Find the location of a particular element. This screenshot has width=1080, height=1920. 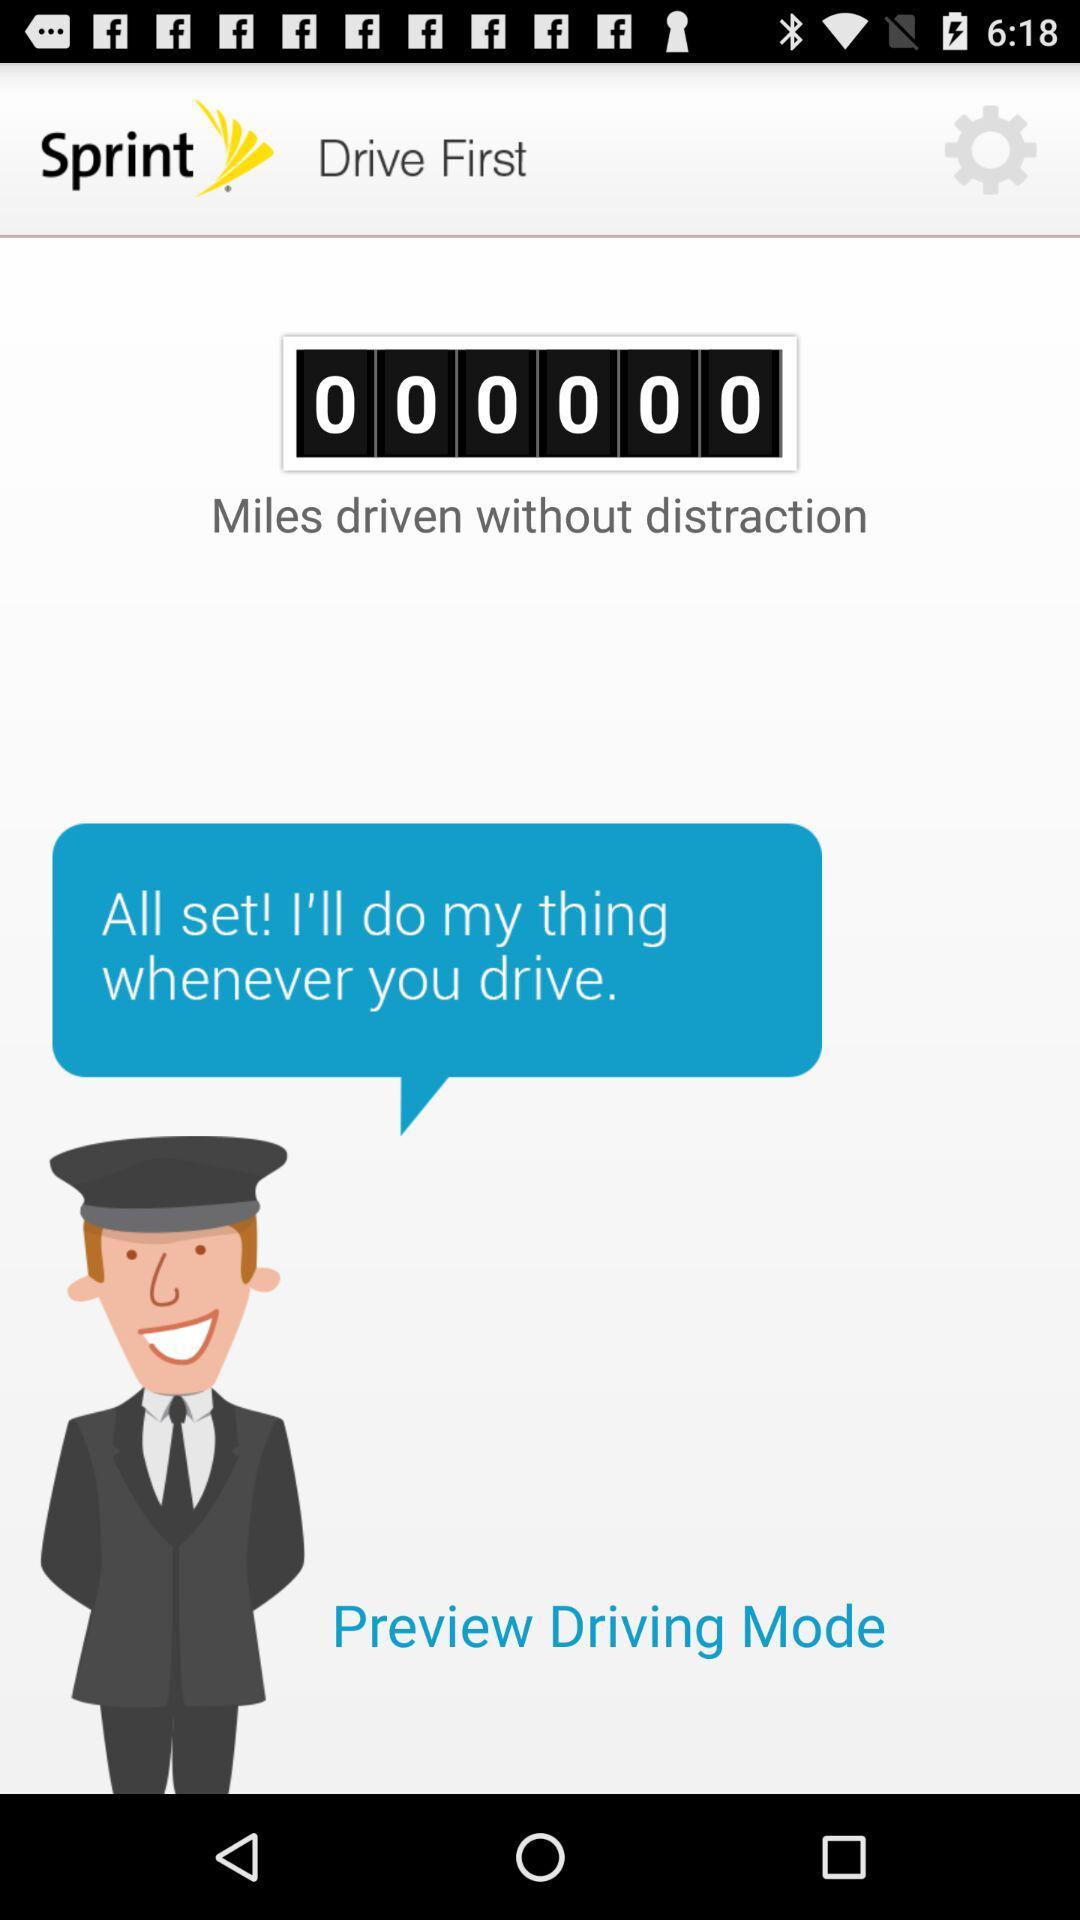

the blue color text at bottom of the page is located at coordinates (608, 1624).